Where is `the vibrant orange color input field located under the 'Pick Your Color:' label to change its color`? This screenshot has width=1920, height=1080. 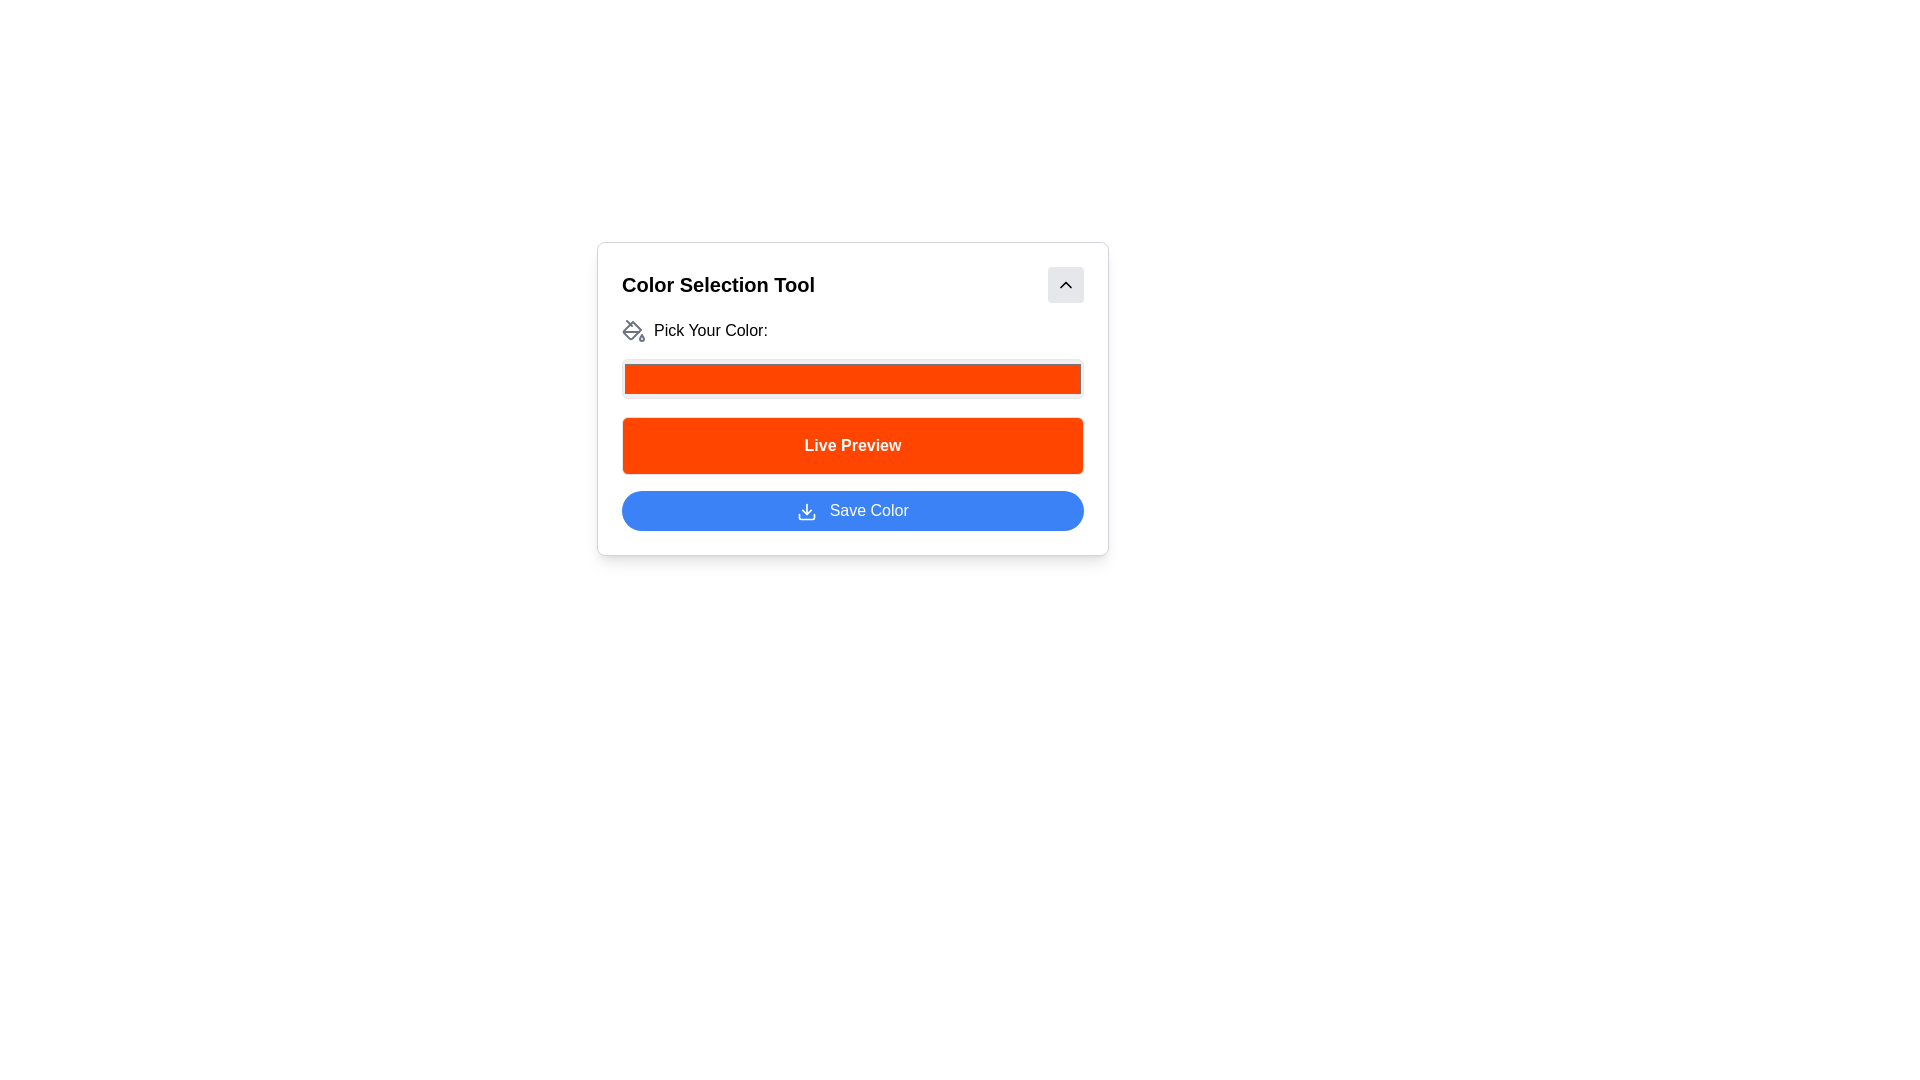
the vibrant orange color input field located under the 'Pick Your Color:' label to change its color is located at coordinates (853, 398).